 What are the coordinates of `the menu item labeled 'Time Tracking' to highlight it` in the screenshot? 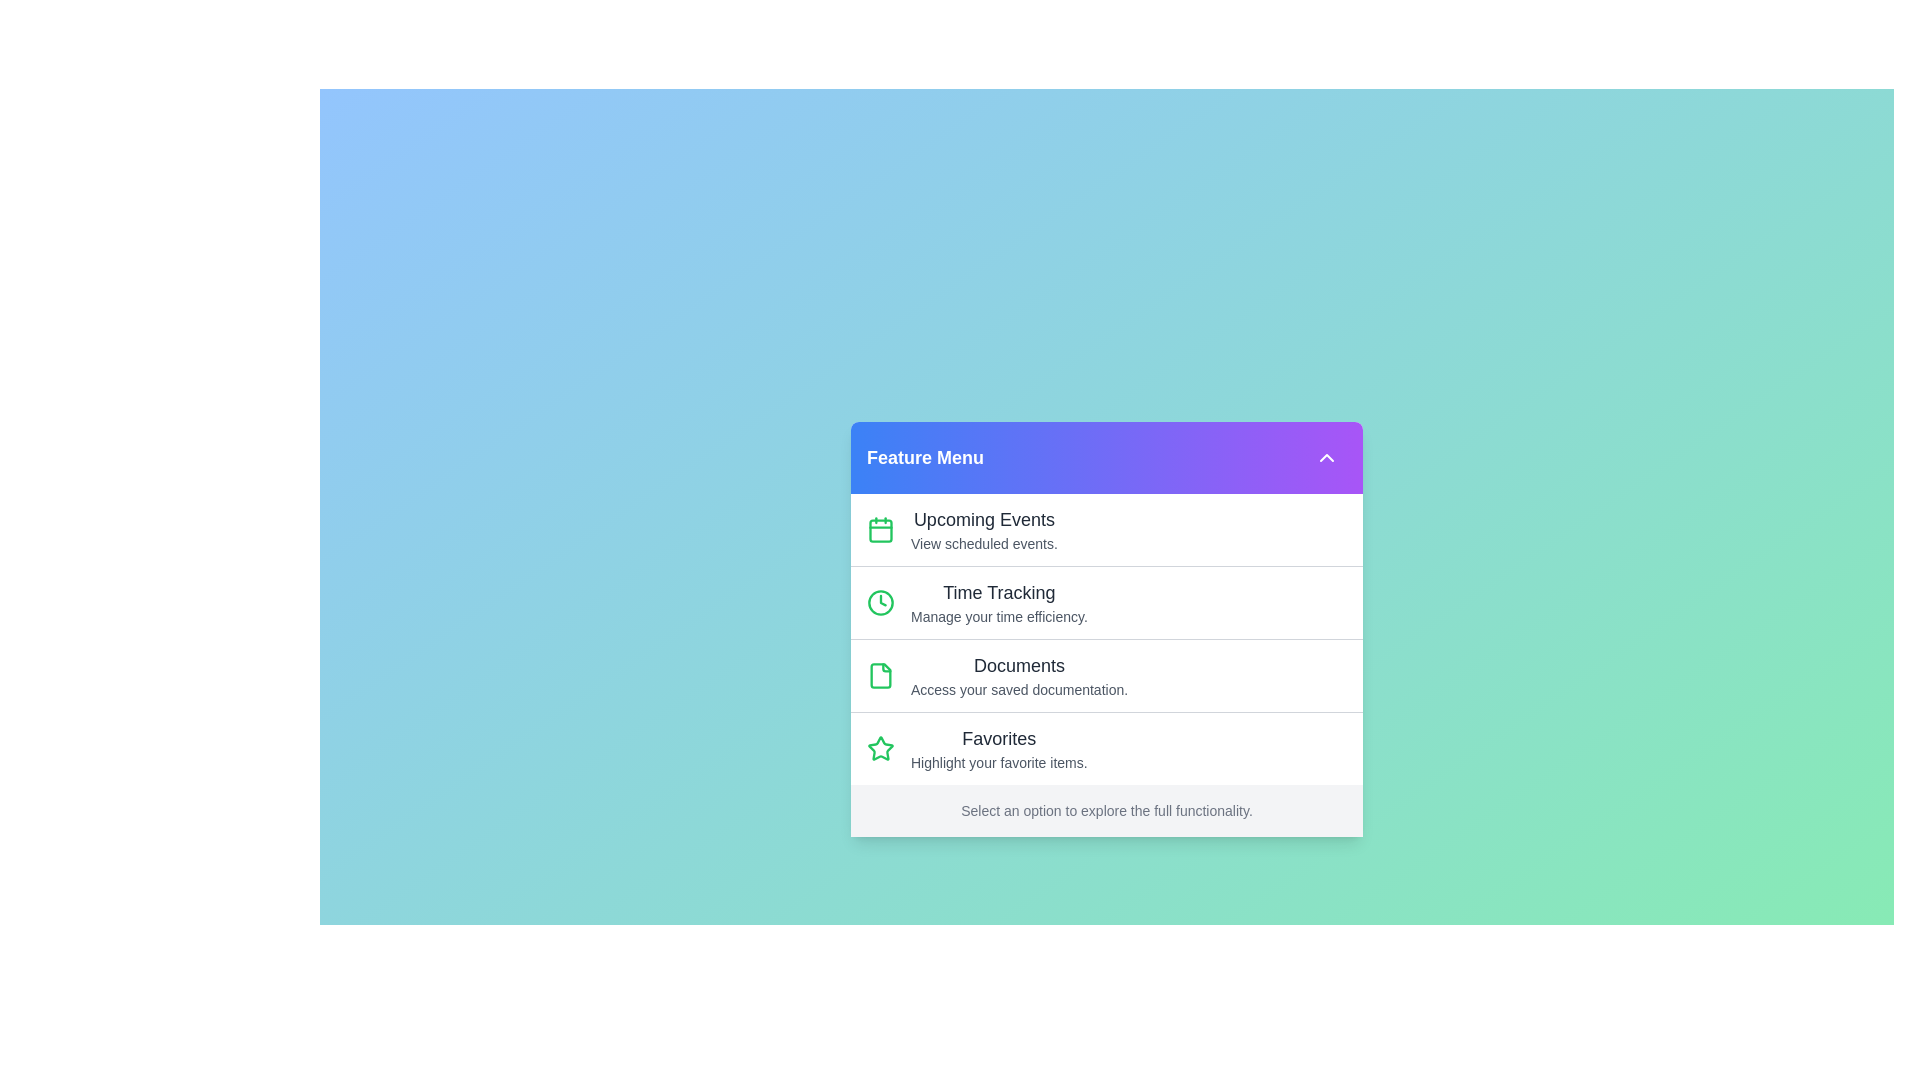 It's located at (1106, 600).